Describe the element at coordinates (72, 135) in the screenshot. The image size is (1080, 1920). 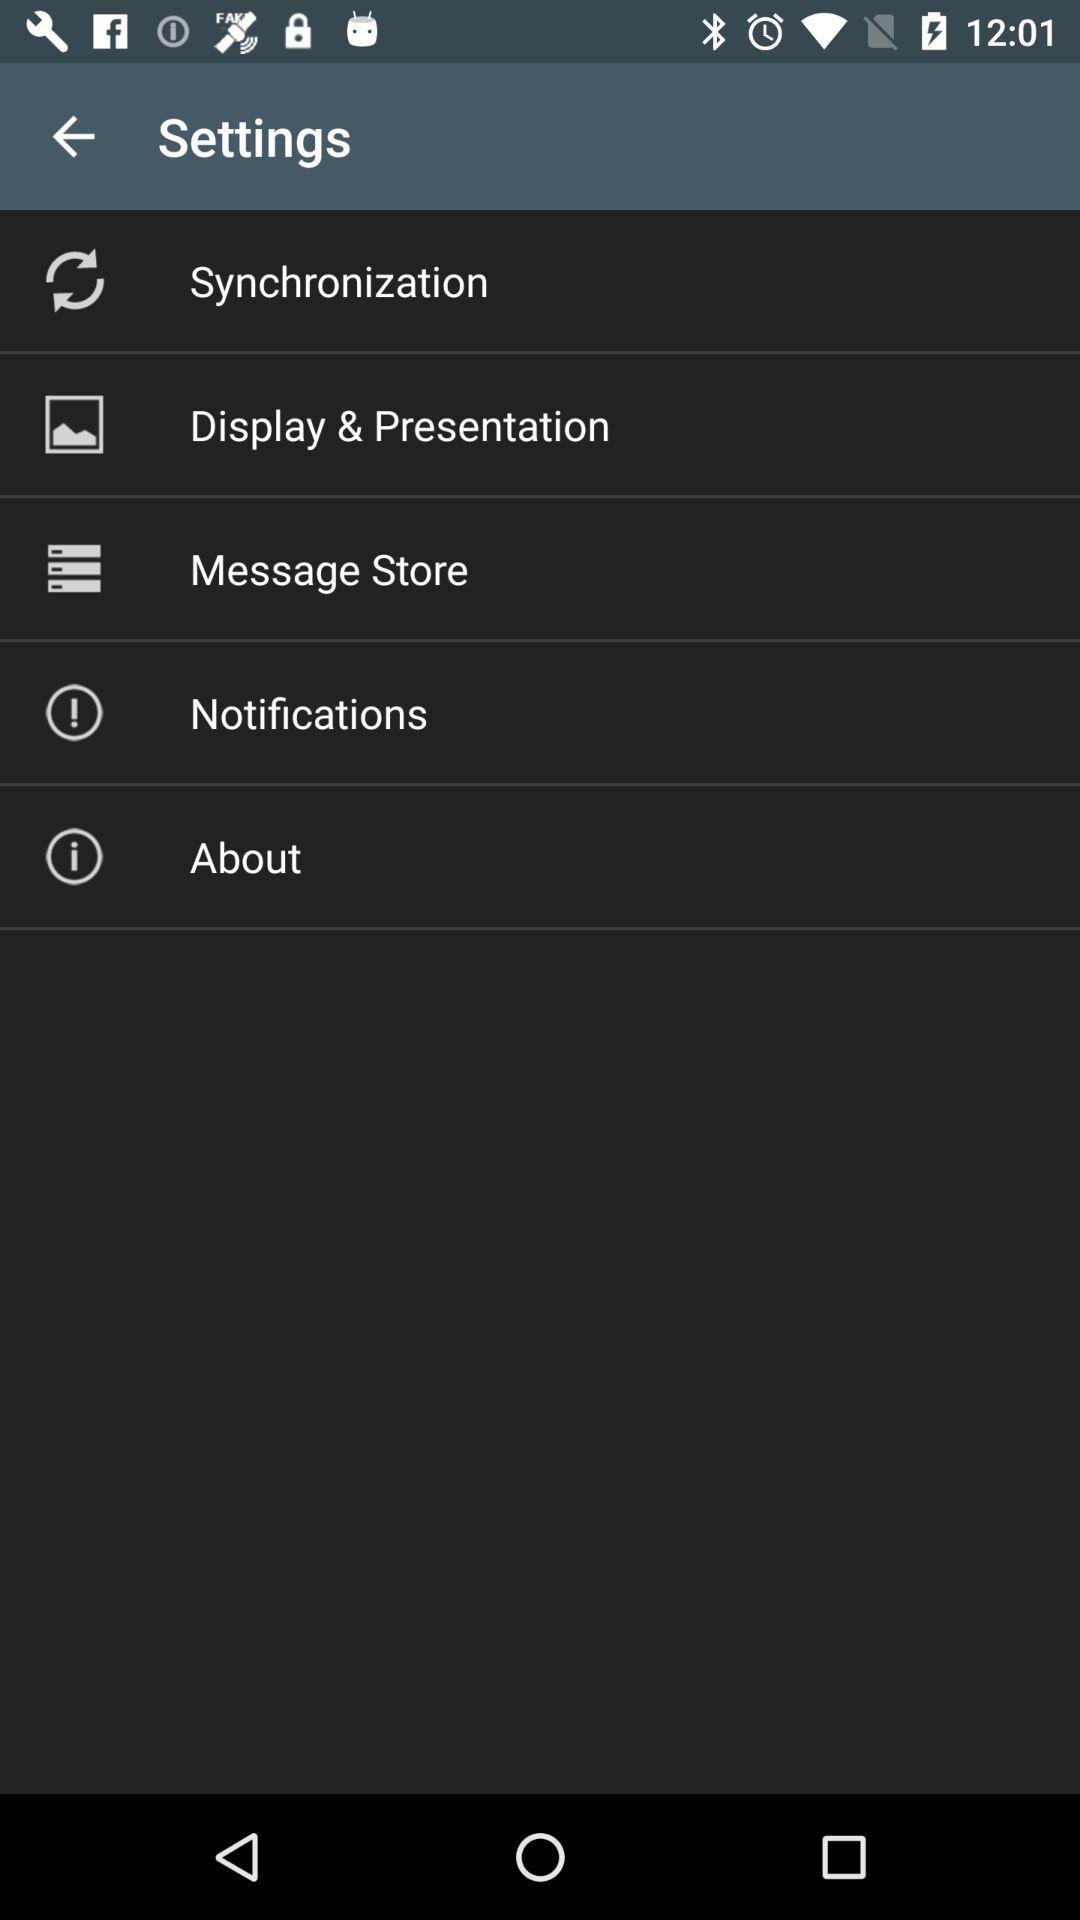
I see `icon to the left of the settings item` at that location.